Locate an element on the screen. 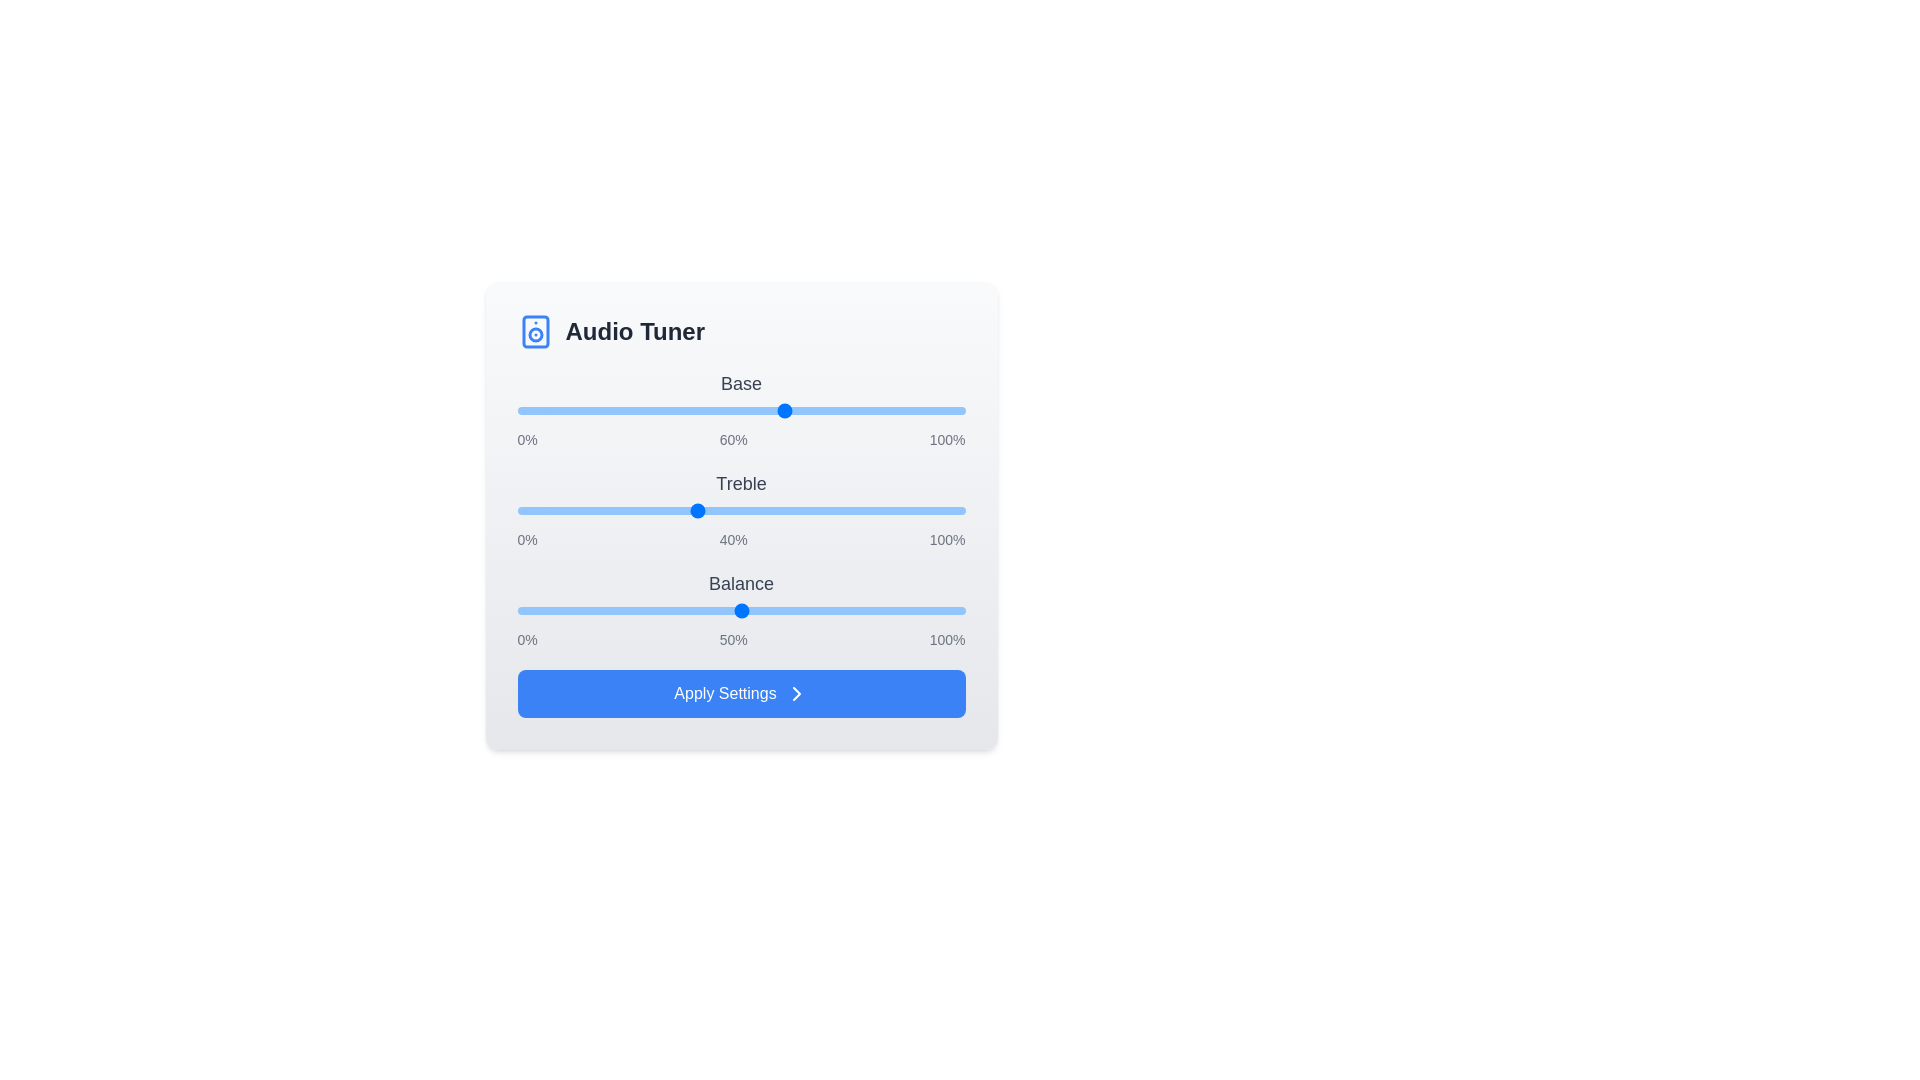 The width and height of the screenshot is (1920, 1080). 'Apply Settings' button is located at coordinates (740, 693).